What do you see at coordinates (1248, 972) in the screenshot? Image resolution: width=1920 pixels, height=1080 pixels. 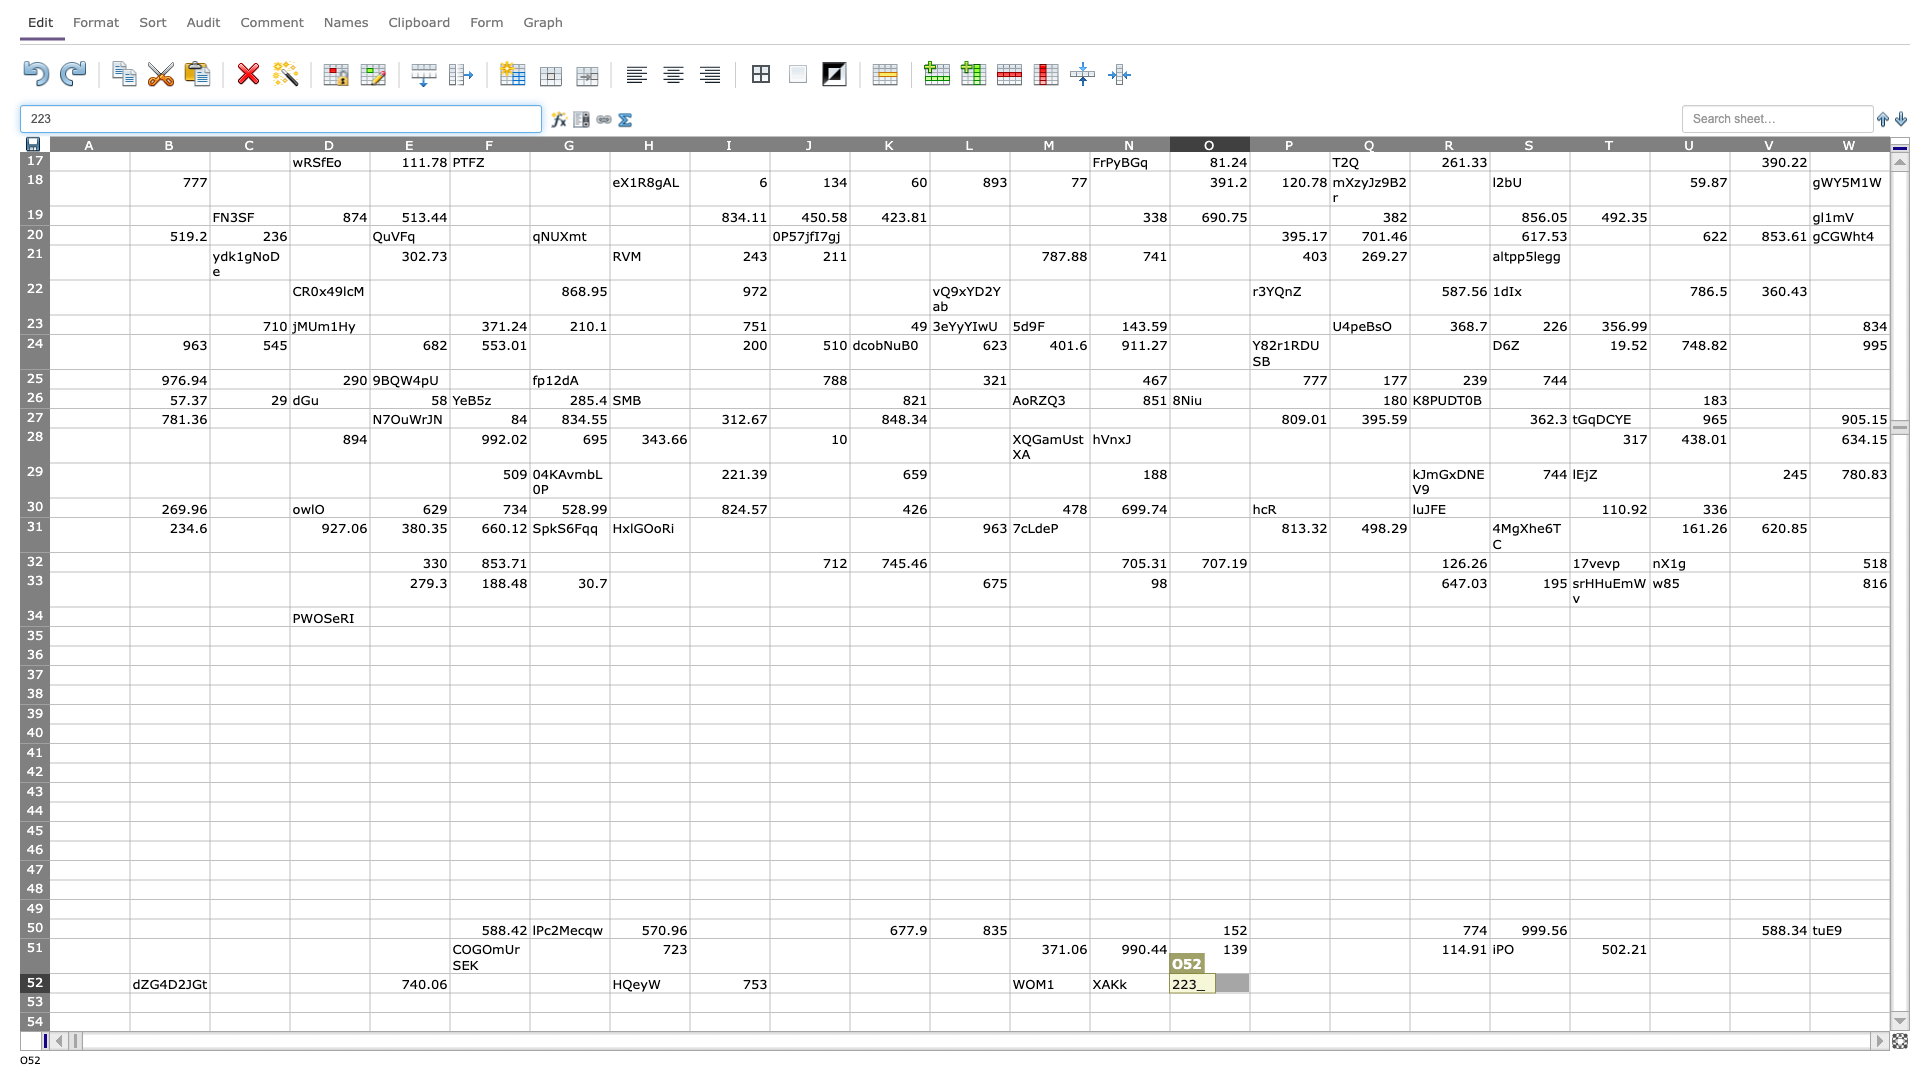 I see `Place cursor on top left corner of P52` at bounding box center [1248, 972].